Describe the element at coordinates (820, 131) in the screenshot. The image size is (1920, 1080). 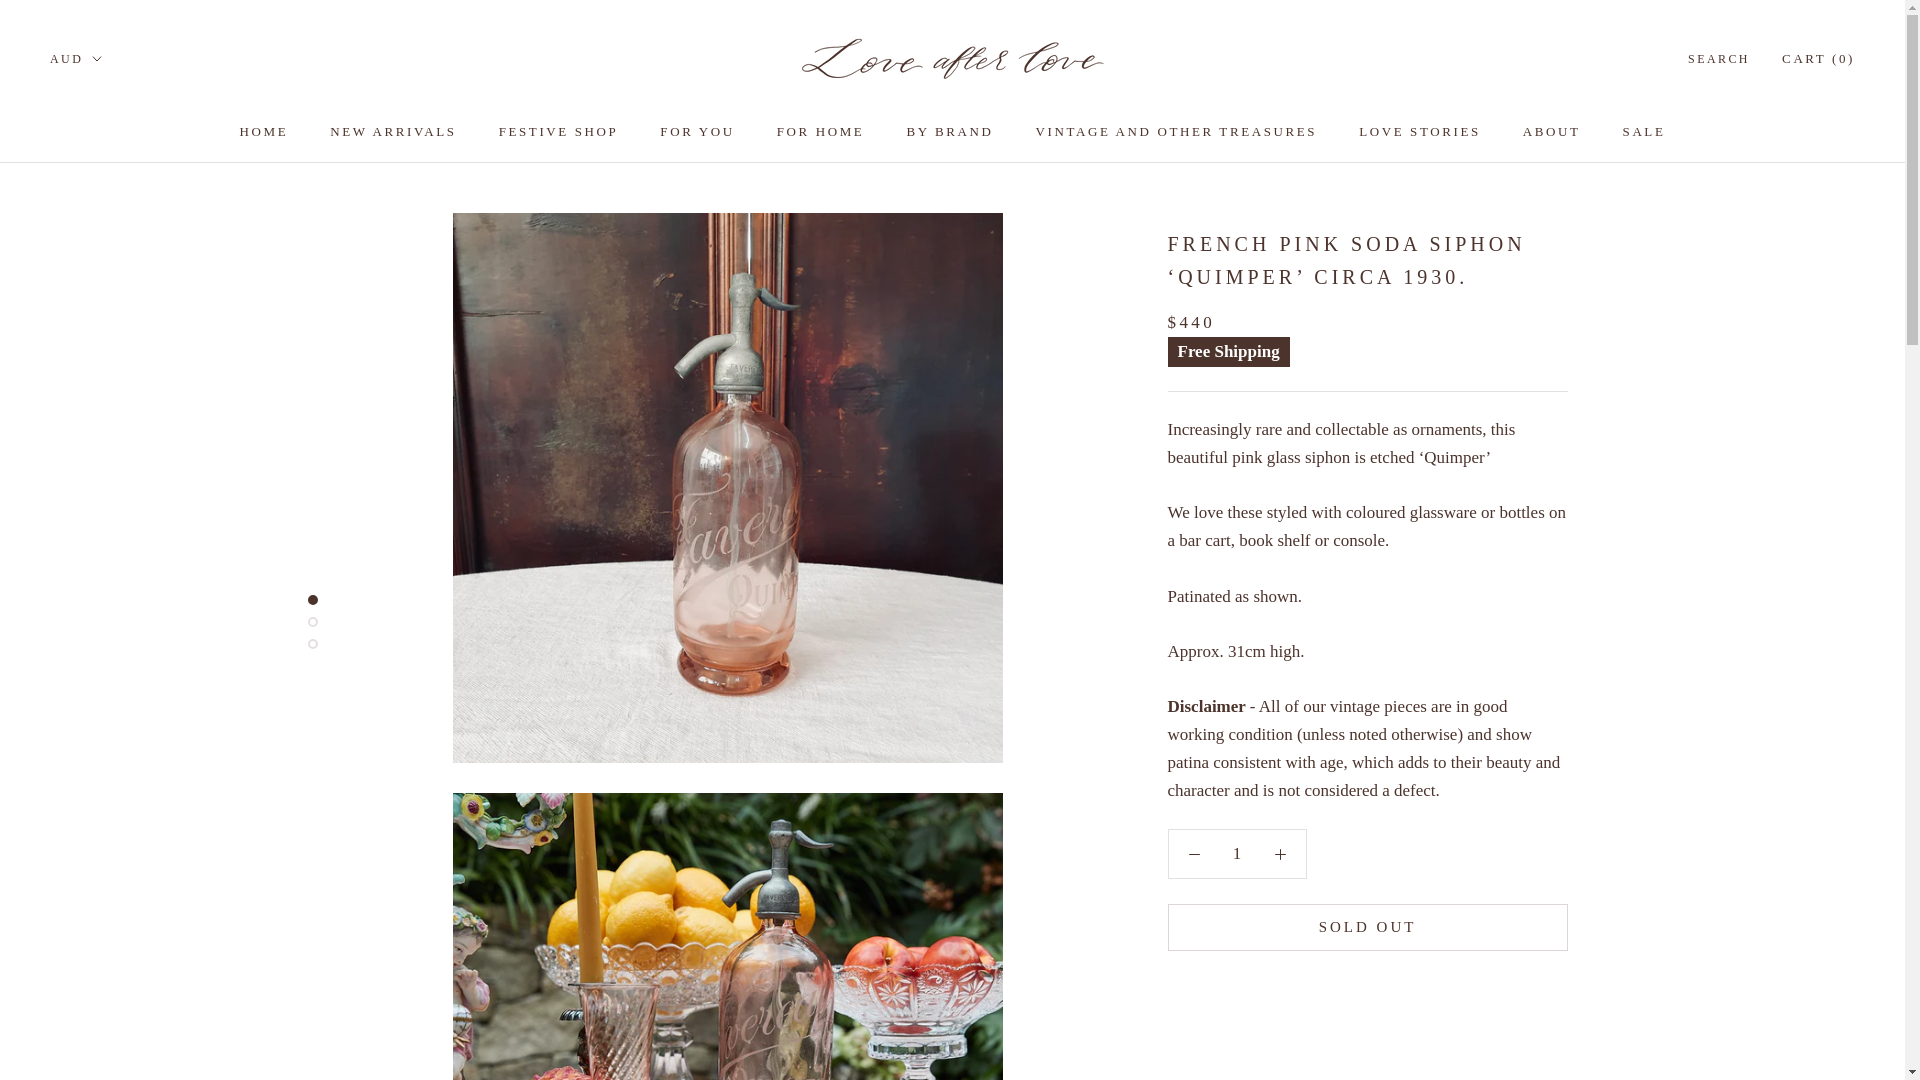
I see `'FOR HOME'` at that location.